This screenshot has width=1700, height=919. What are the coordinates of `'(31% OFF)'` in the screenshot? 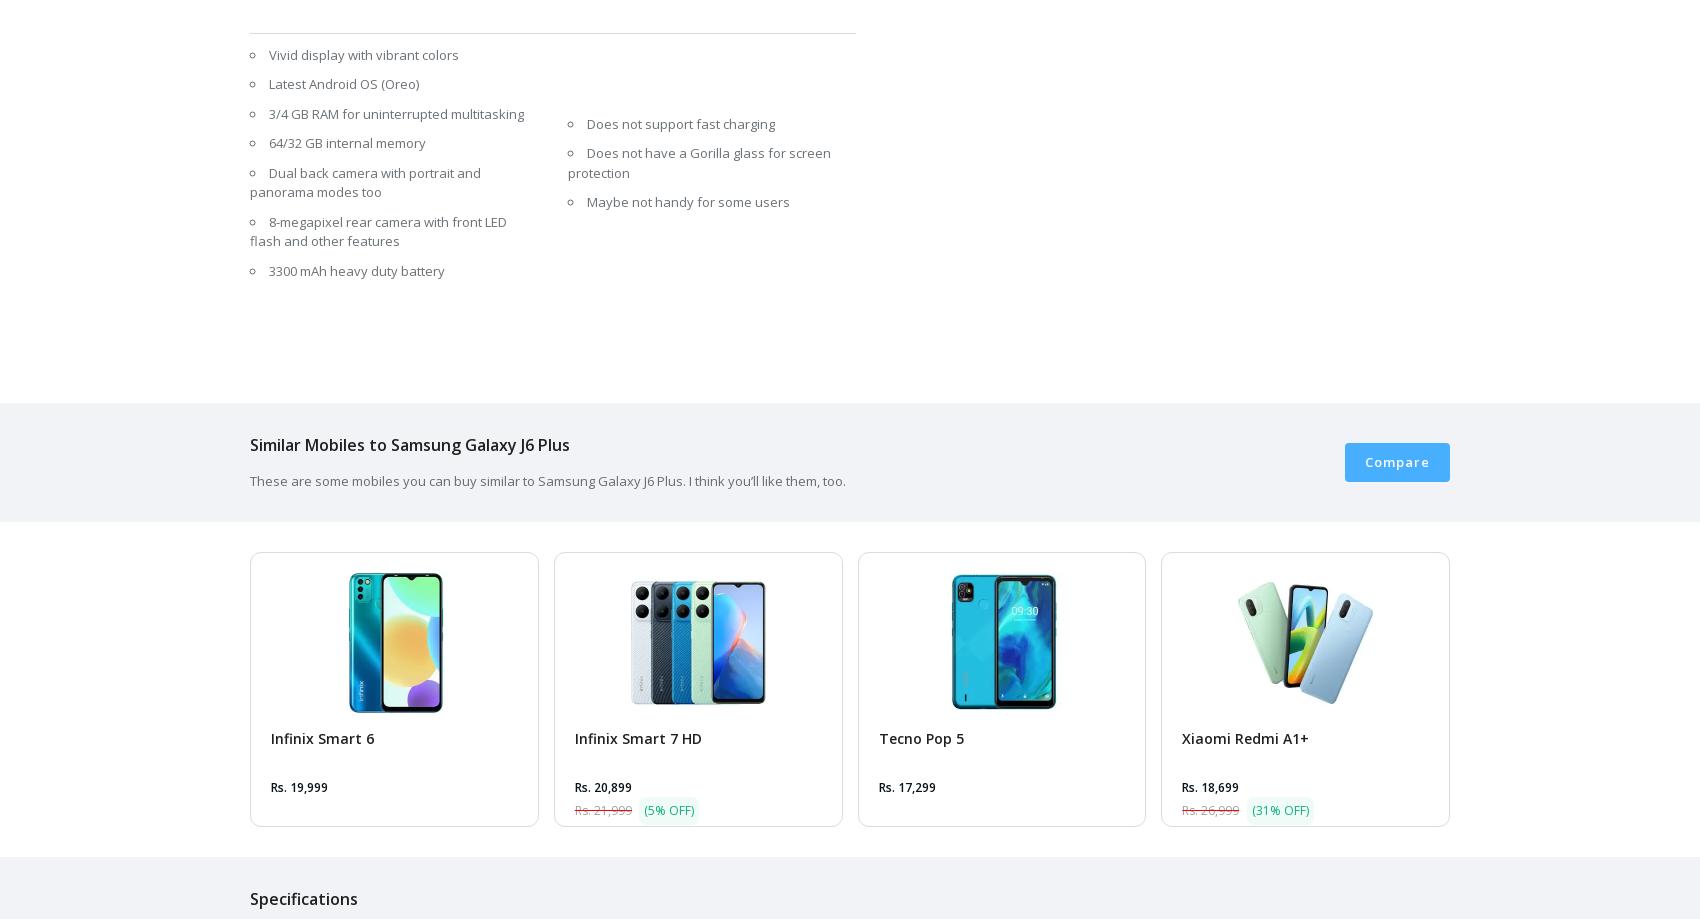 It's located at (1279, 809).